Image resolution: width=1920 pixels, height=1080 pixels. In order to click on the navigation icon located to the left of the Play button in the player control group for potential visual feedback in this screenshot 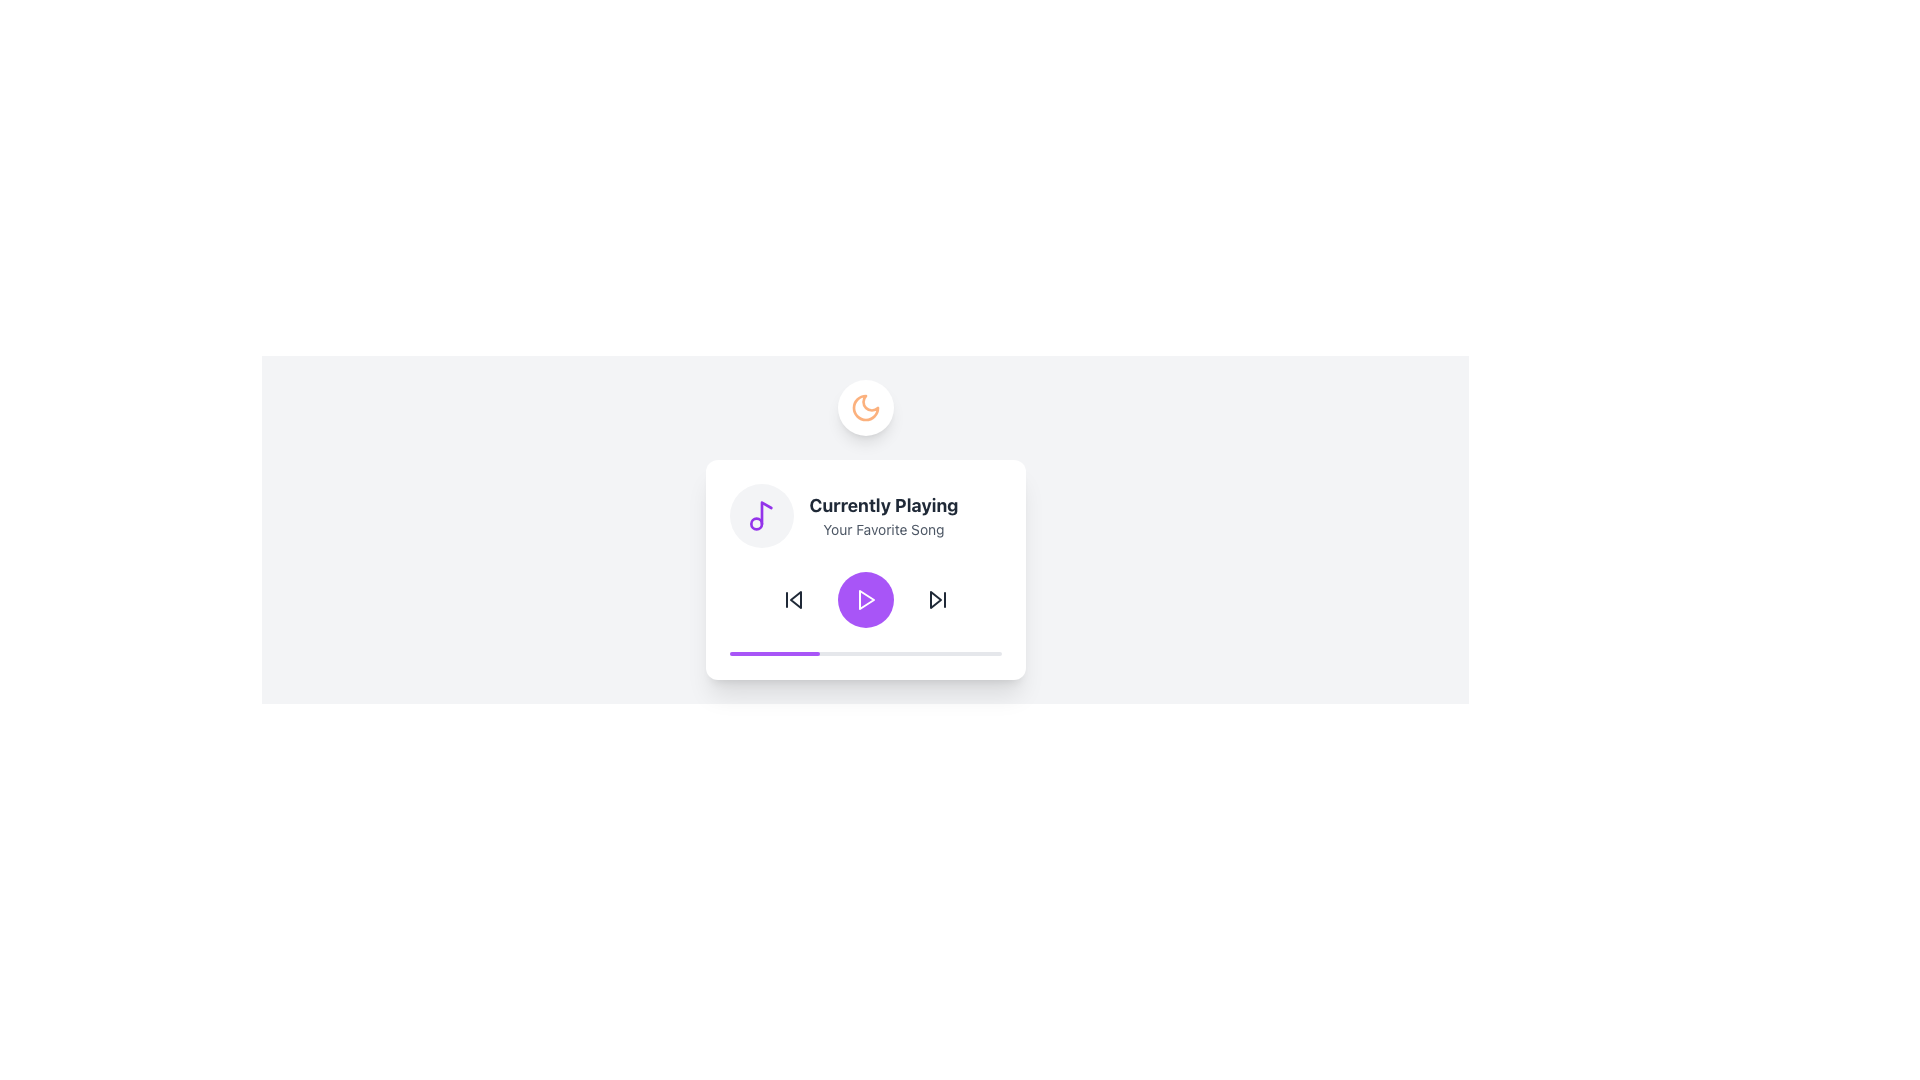, I will do `click(794, 599)`.